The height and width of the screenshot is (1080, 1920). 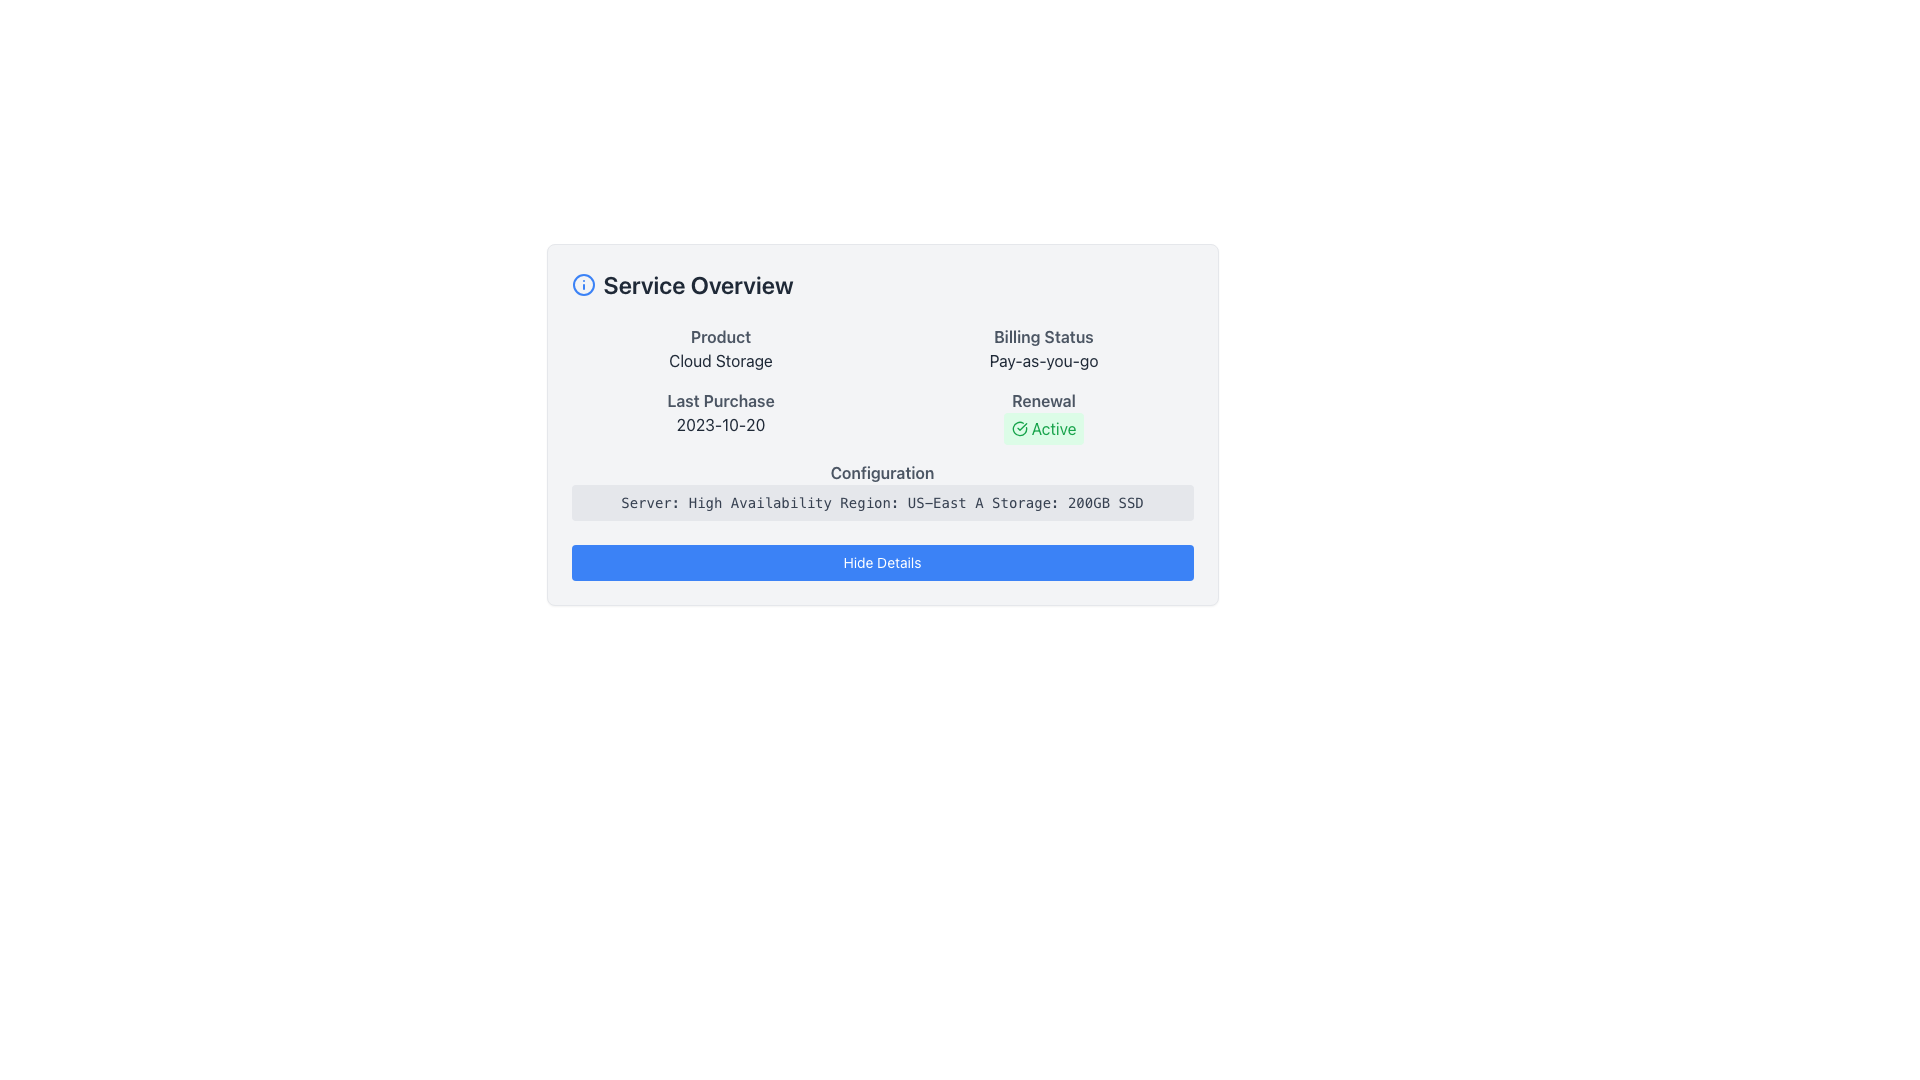 I want to click on the Text Label located directly beneath the 'Product' text in the structured section near the top of the interface, so click(x=720, y=361).